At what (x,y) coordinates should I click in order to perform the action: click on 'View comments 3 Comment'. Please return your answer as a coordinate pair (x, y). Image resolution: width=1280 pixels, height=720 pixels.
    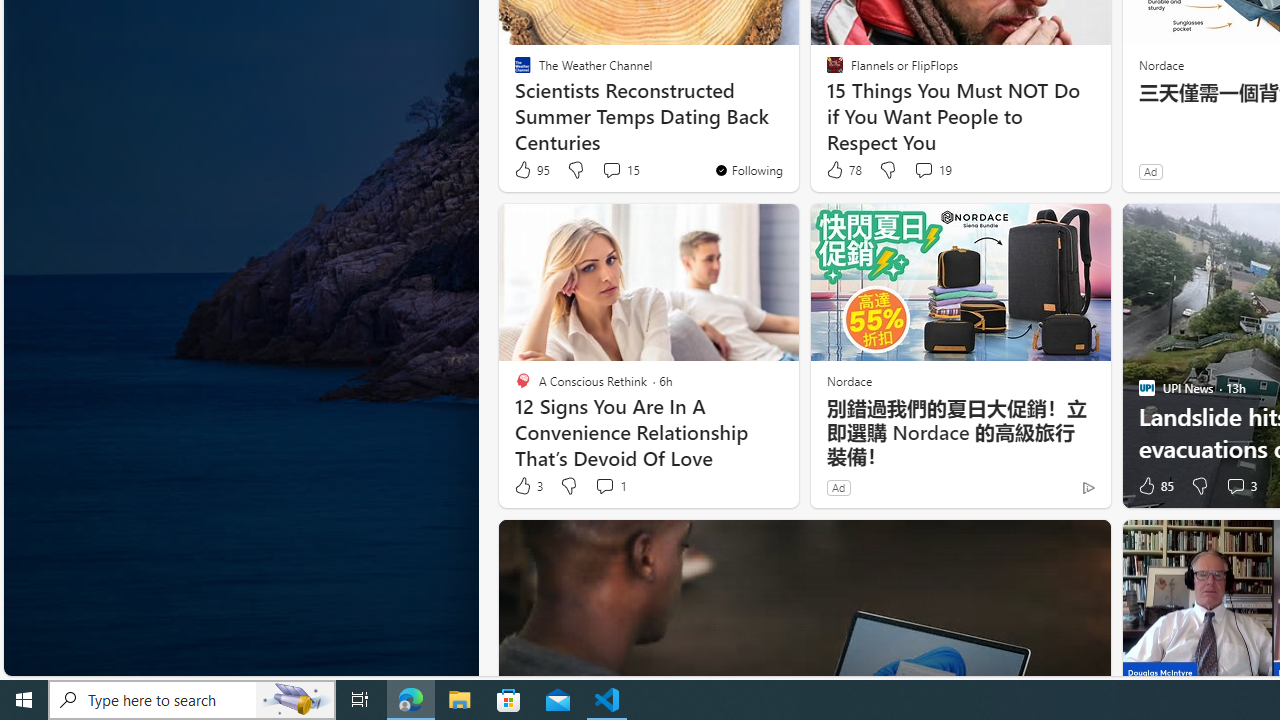
    Looking at the image, I should click on (1239, 486).